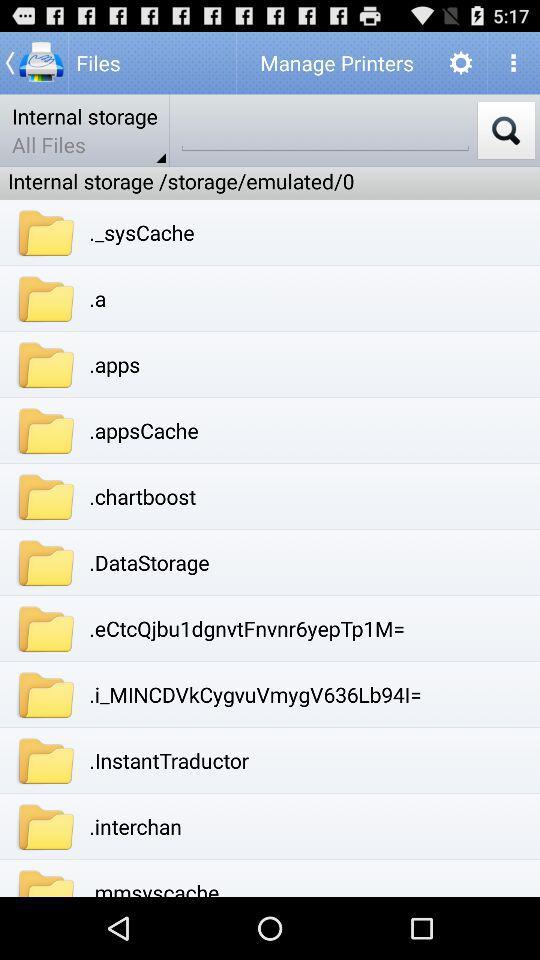 This screenshot has width=540, height=960. What do you see at coordinates (114, 363) in the screenshot?
I see `.apps item` at bounding box center [114, 363].